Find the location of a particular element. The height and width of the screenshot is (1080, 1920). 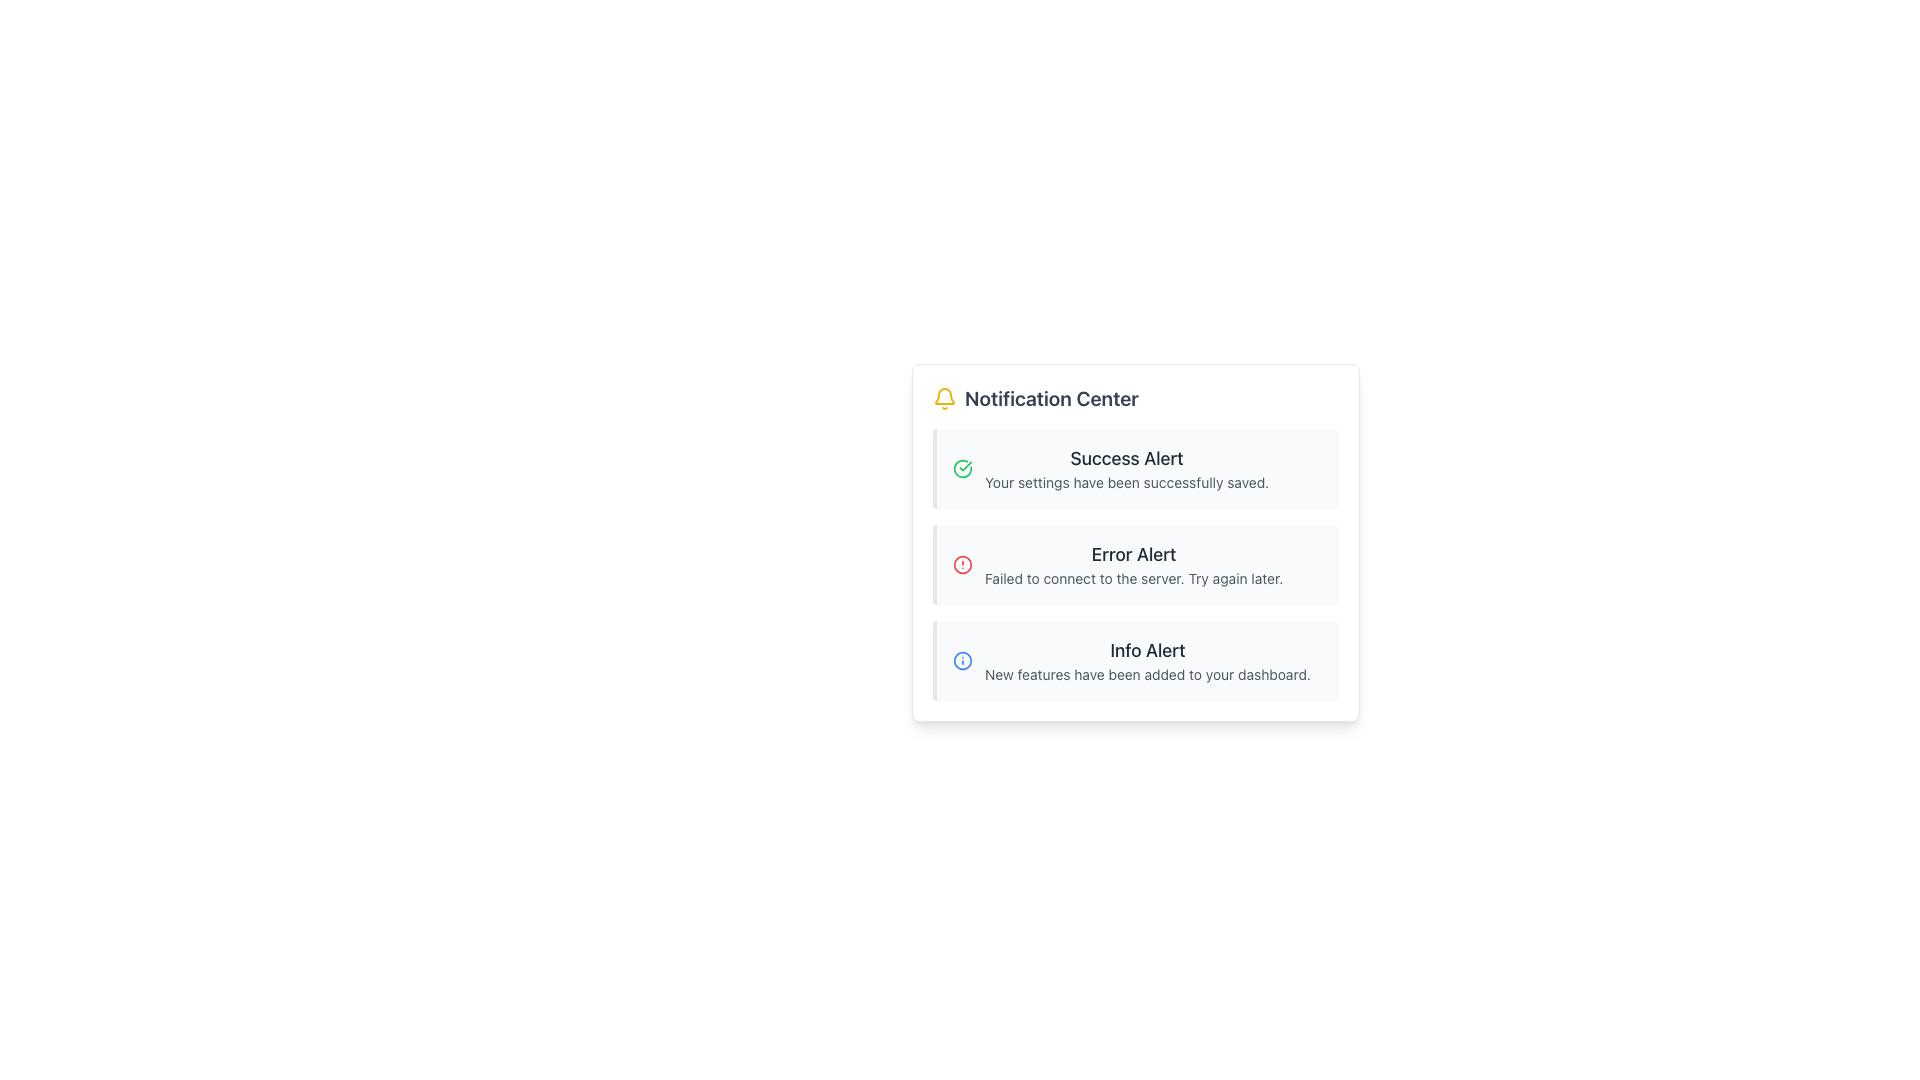

the third notification in the 'Notification Center' that informs about new features, located below the 'Error Alert' is located at coordinates (1147, 660).